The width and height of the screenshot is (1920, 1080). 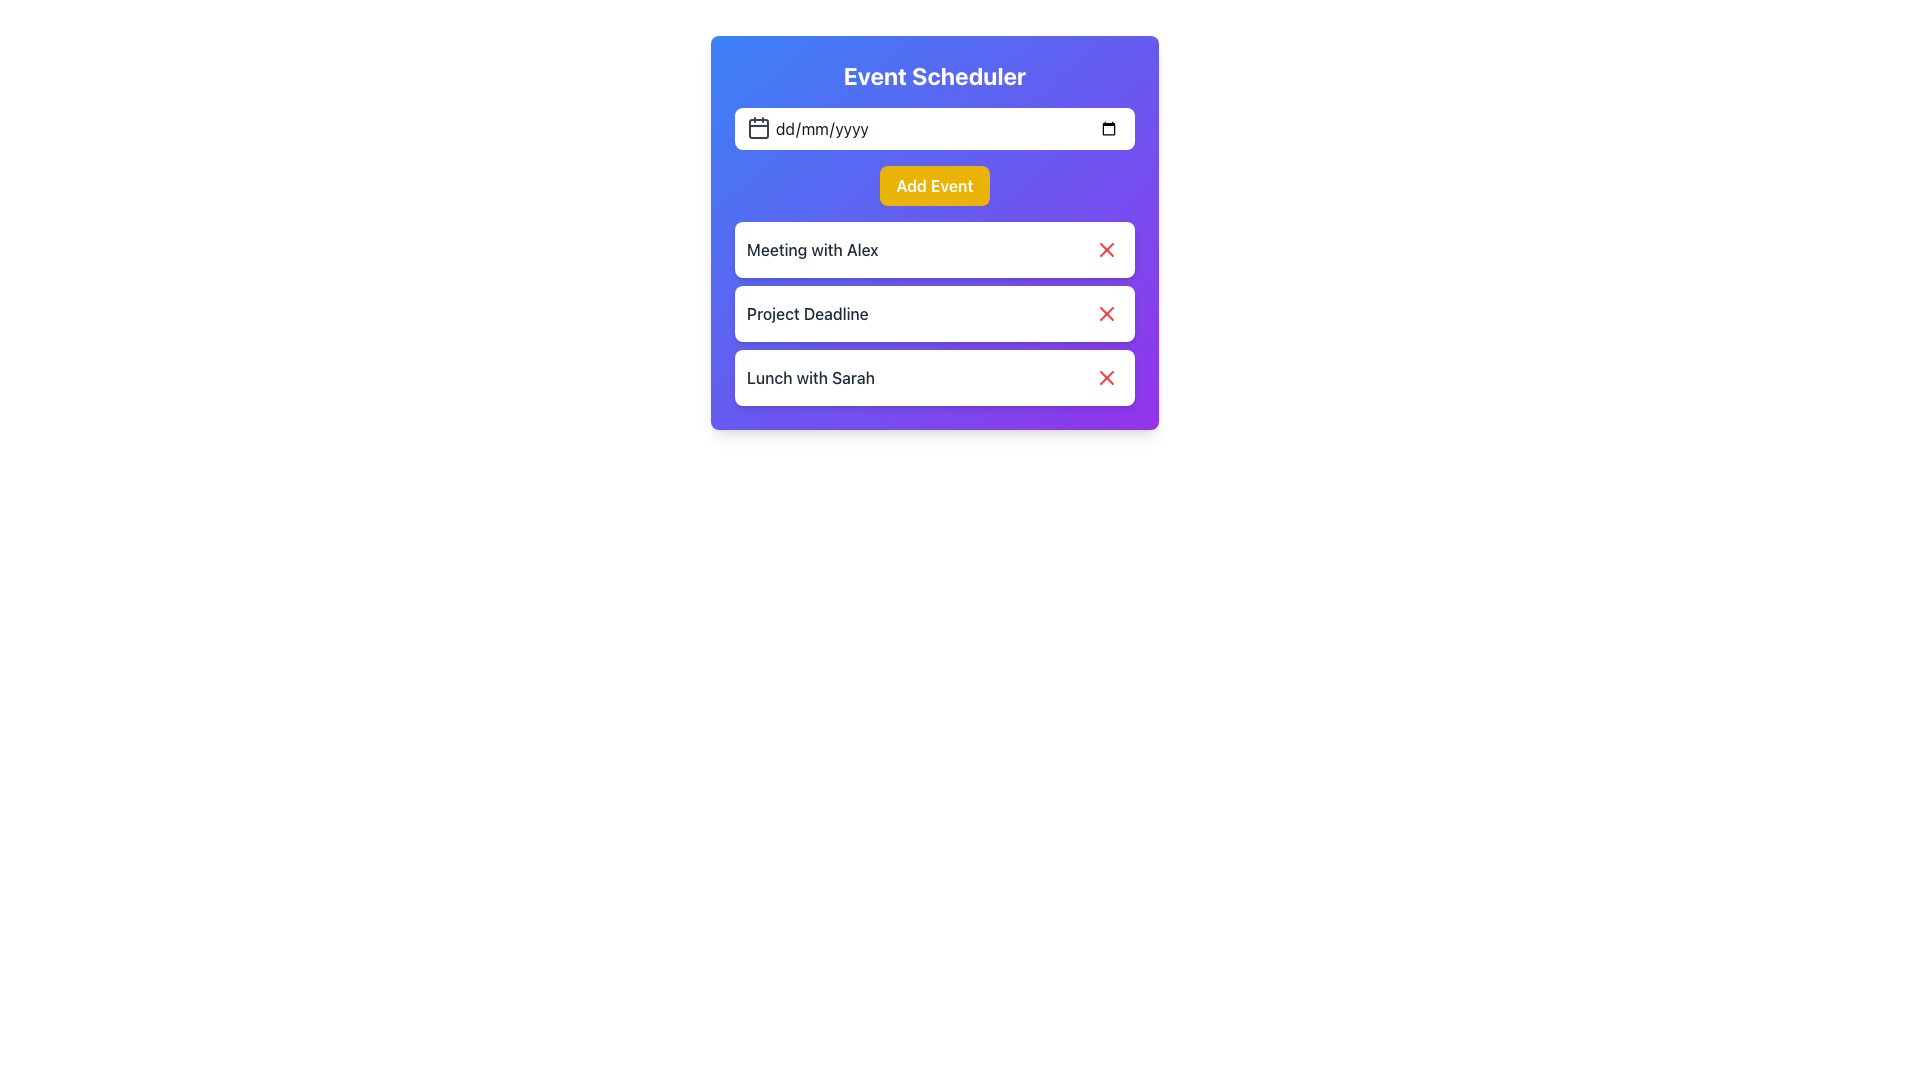 I want to click on the text label that presents the title or name of an event in the bottom list entry of the event schedule card group, located to the left of the red circular 'X' button, so click(x=811, y=378).